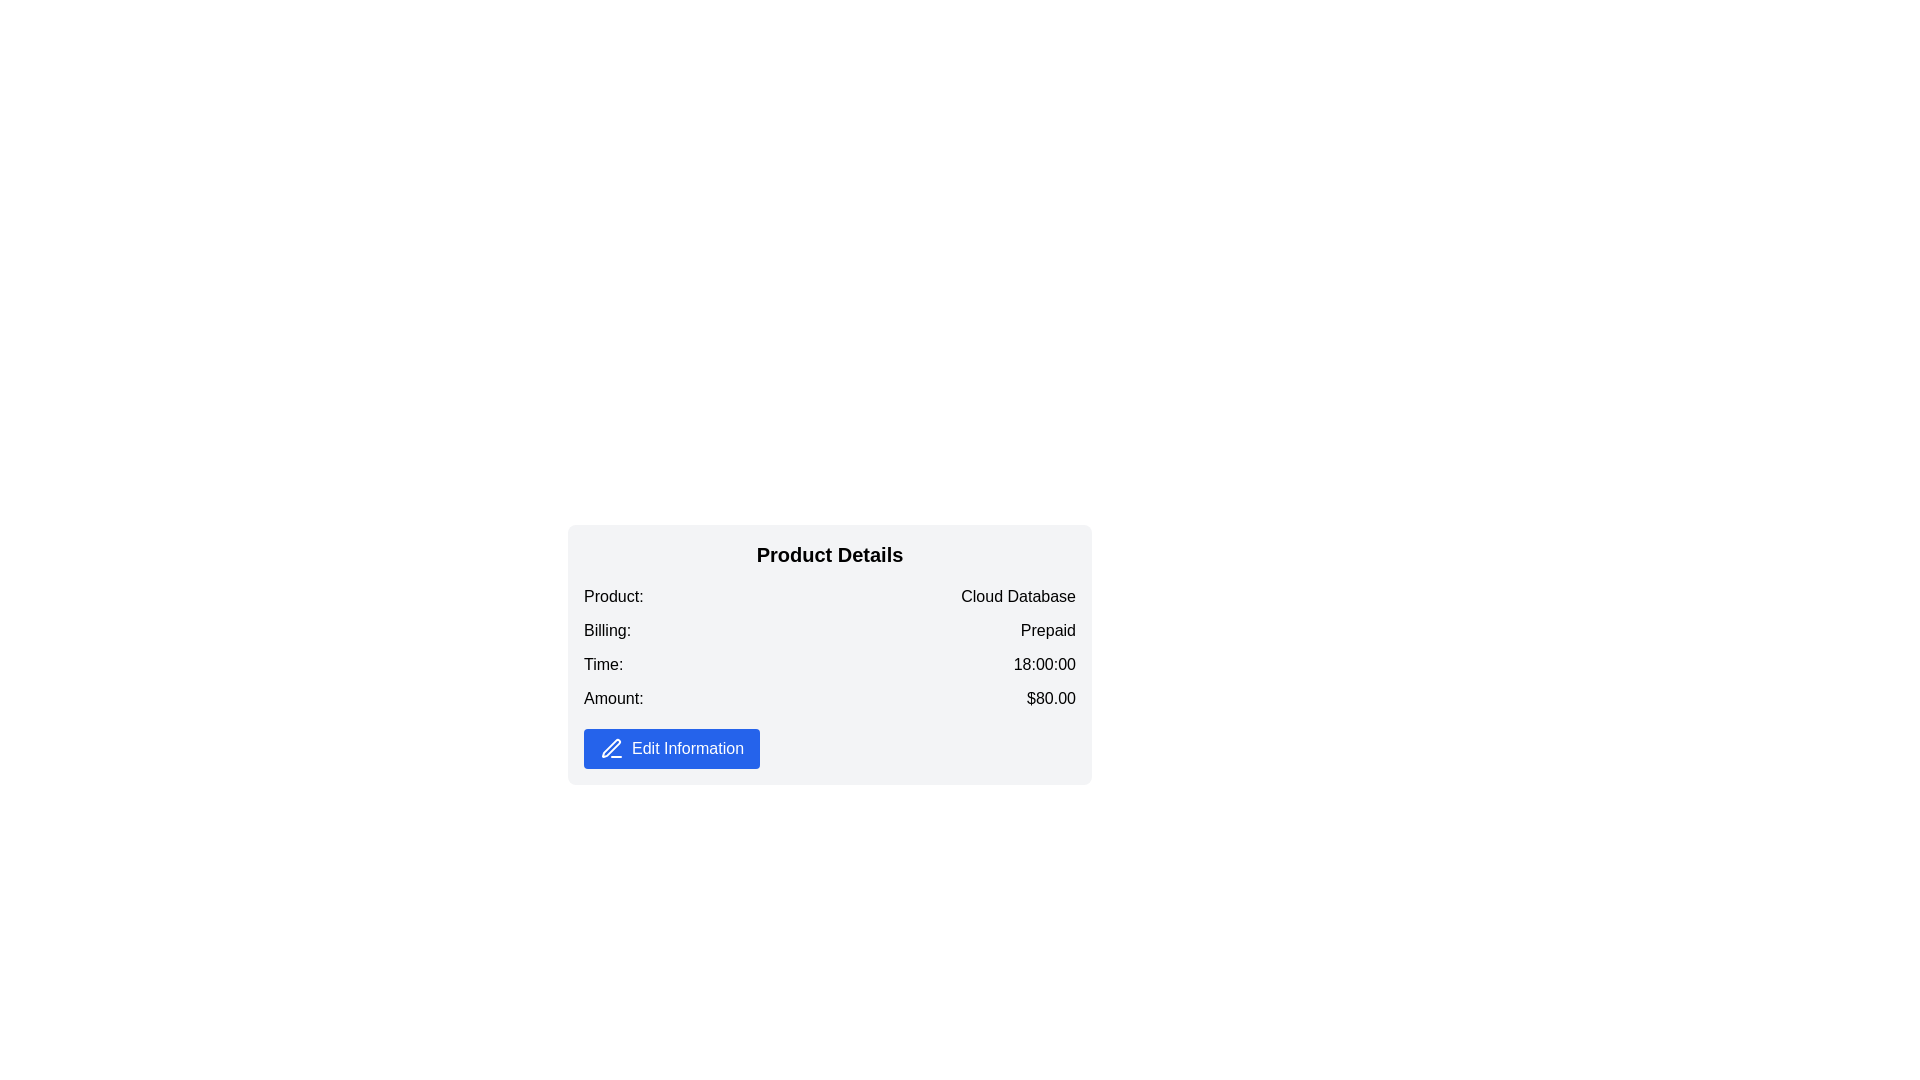 This screenshot has width=1920, height=1080. I want to click on the text label displaying 'billing:' in bold black text, which is positioned on the left side of the 'Product Details' section, preceding the value 'Prepaid', so click(606, 632).